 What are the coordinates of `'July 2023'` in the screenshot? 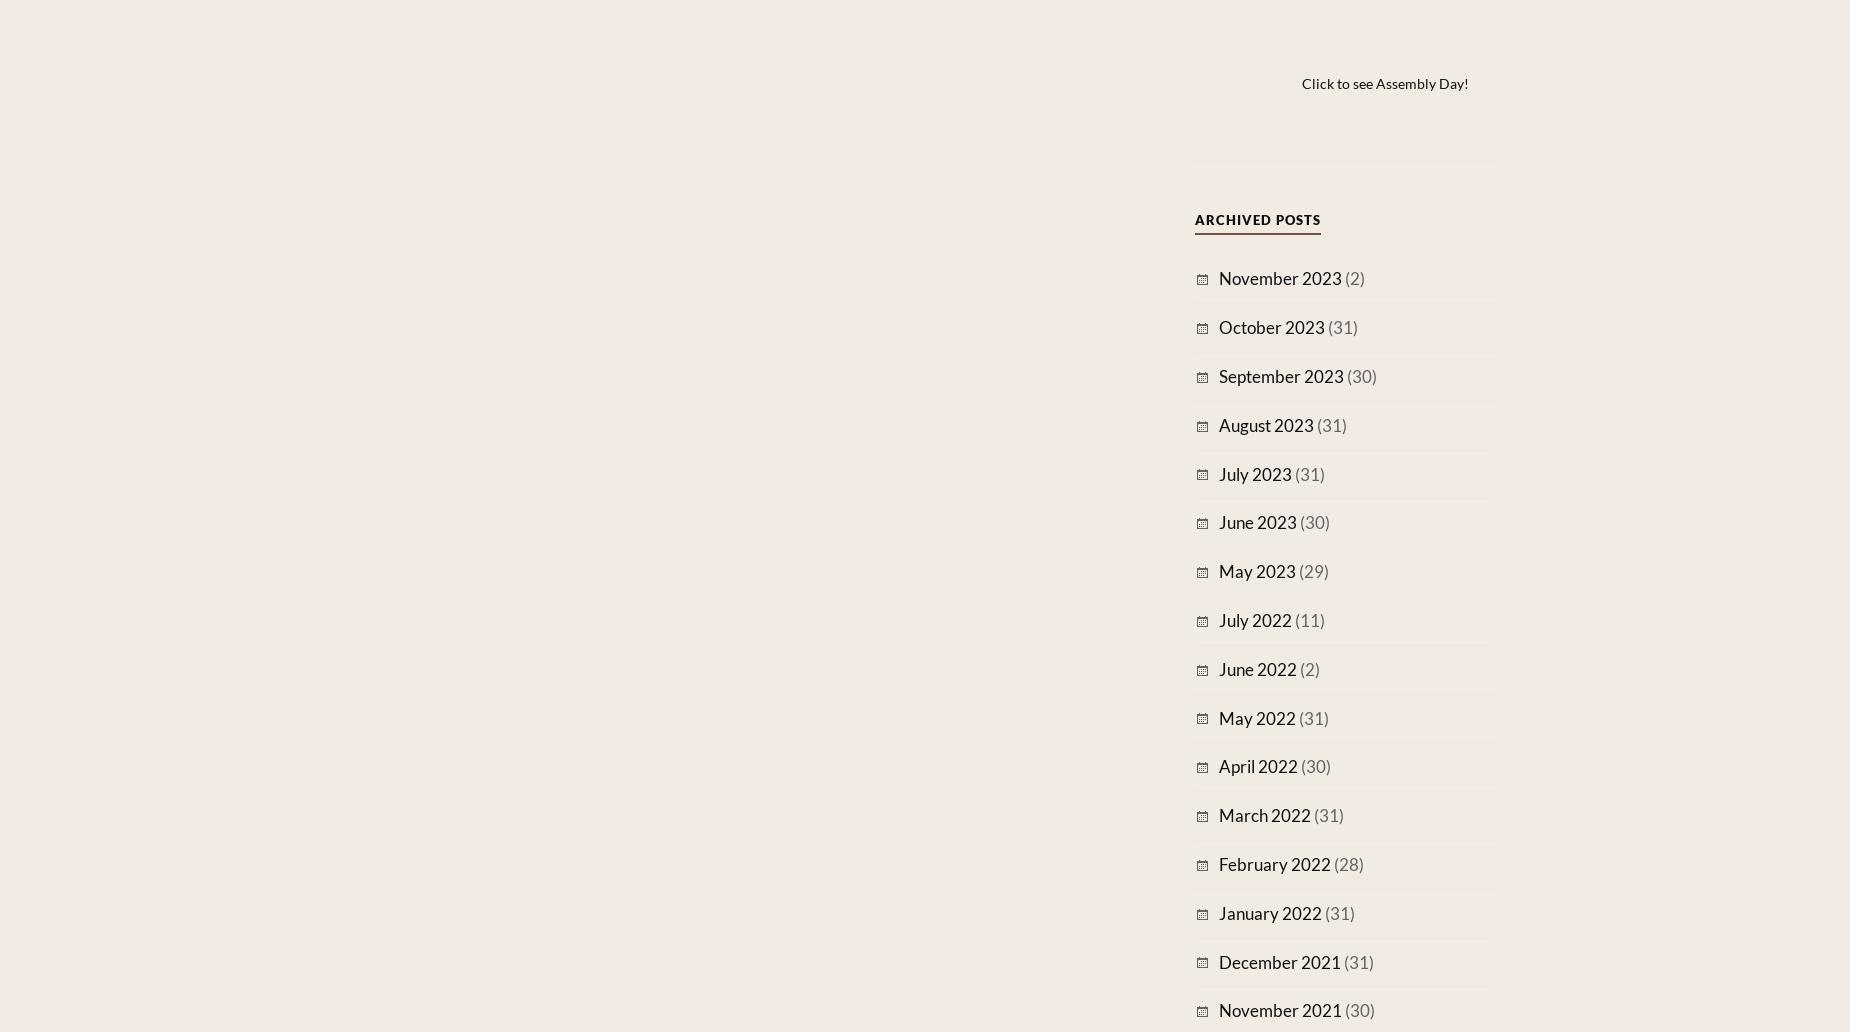 It's located at (1254, 472).